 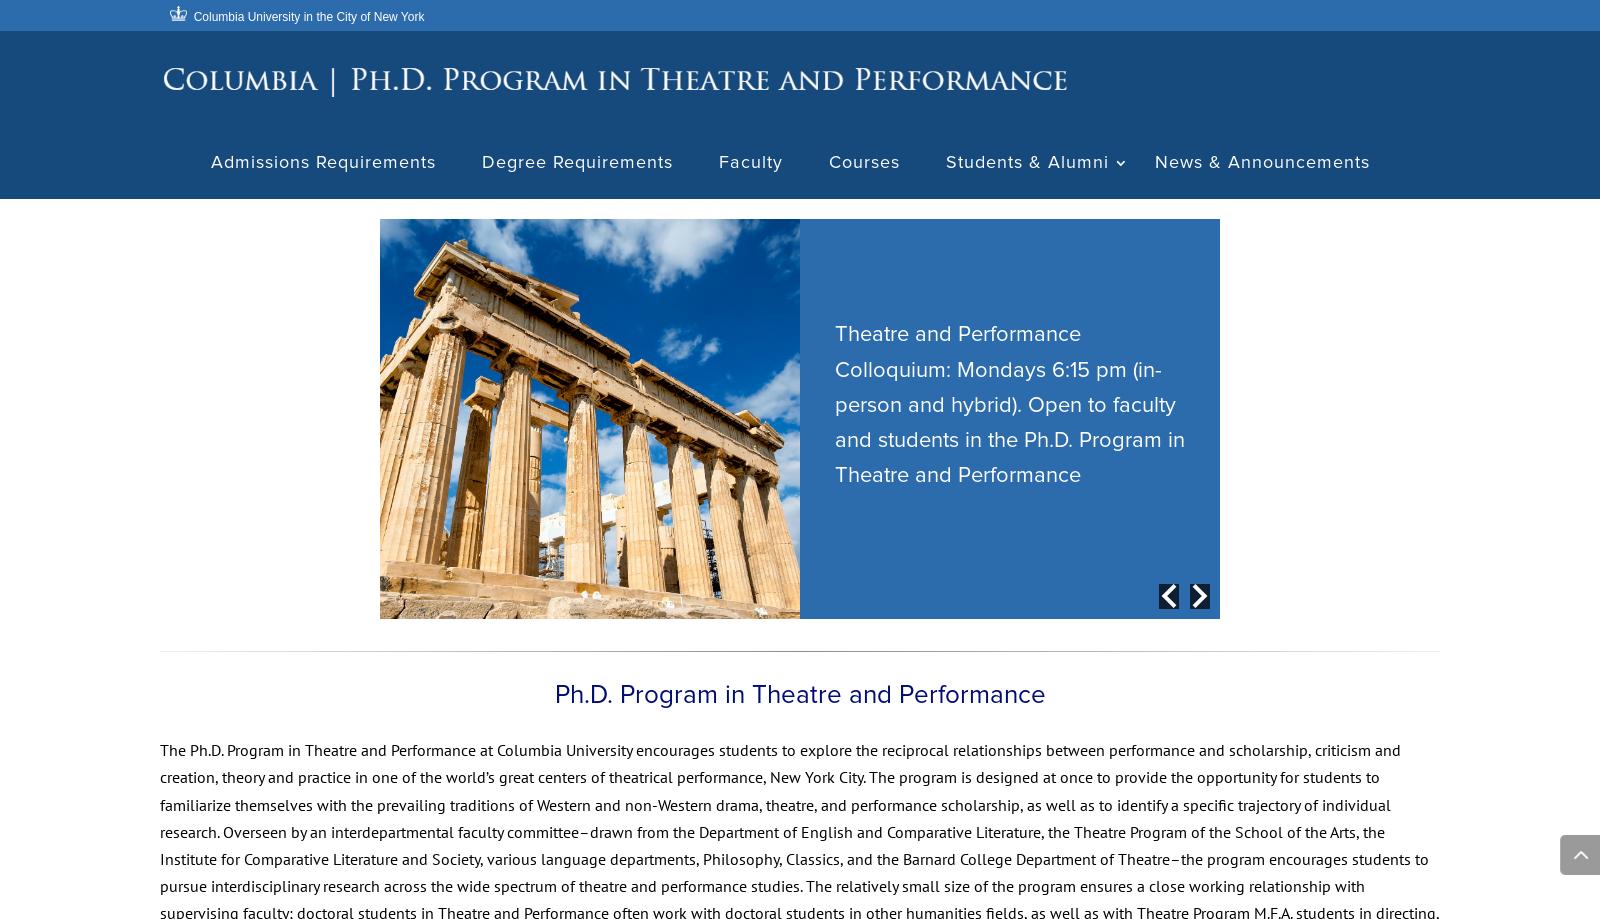 I want to click on 'Ph.D. Program in Theatre and Performance', so click(x=799, y=699).